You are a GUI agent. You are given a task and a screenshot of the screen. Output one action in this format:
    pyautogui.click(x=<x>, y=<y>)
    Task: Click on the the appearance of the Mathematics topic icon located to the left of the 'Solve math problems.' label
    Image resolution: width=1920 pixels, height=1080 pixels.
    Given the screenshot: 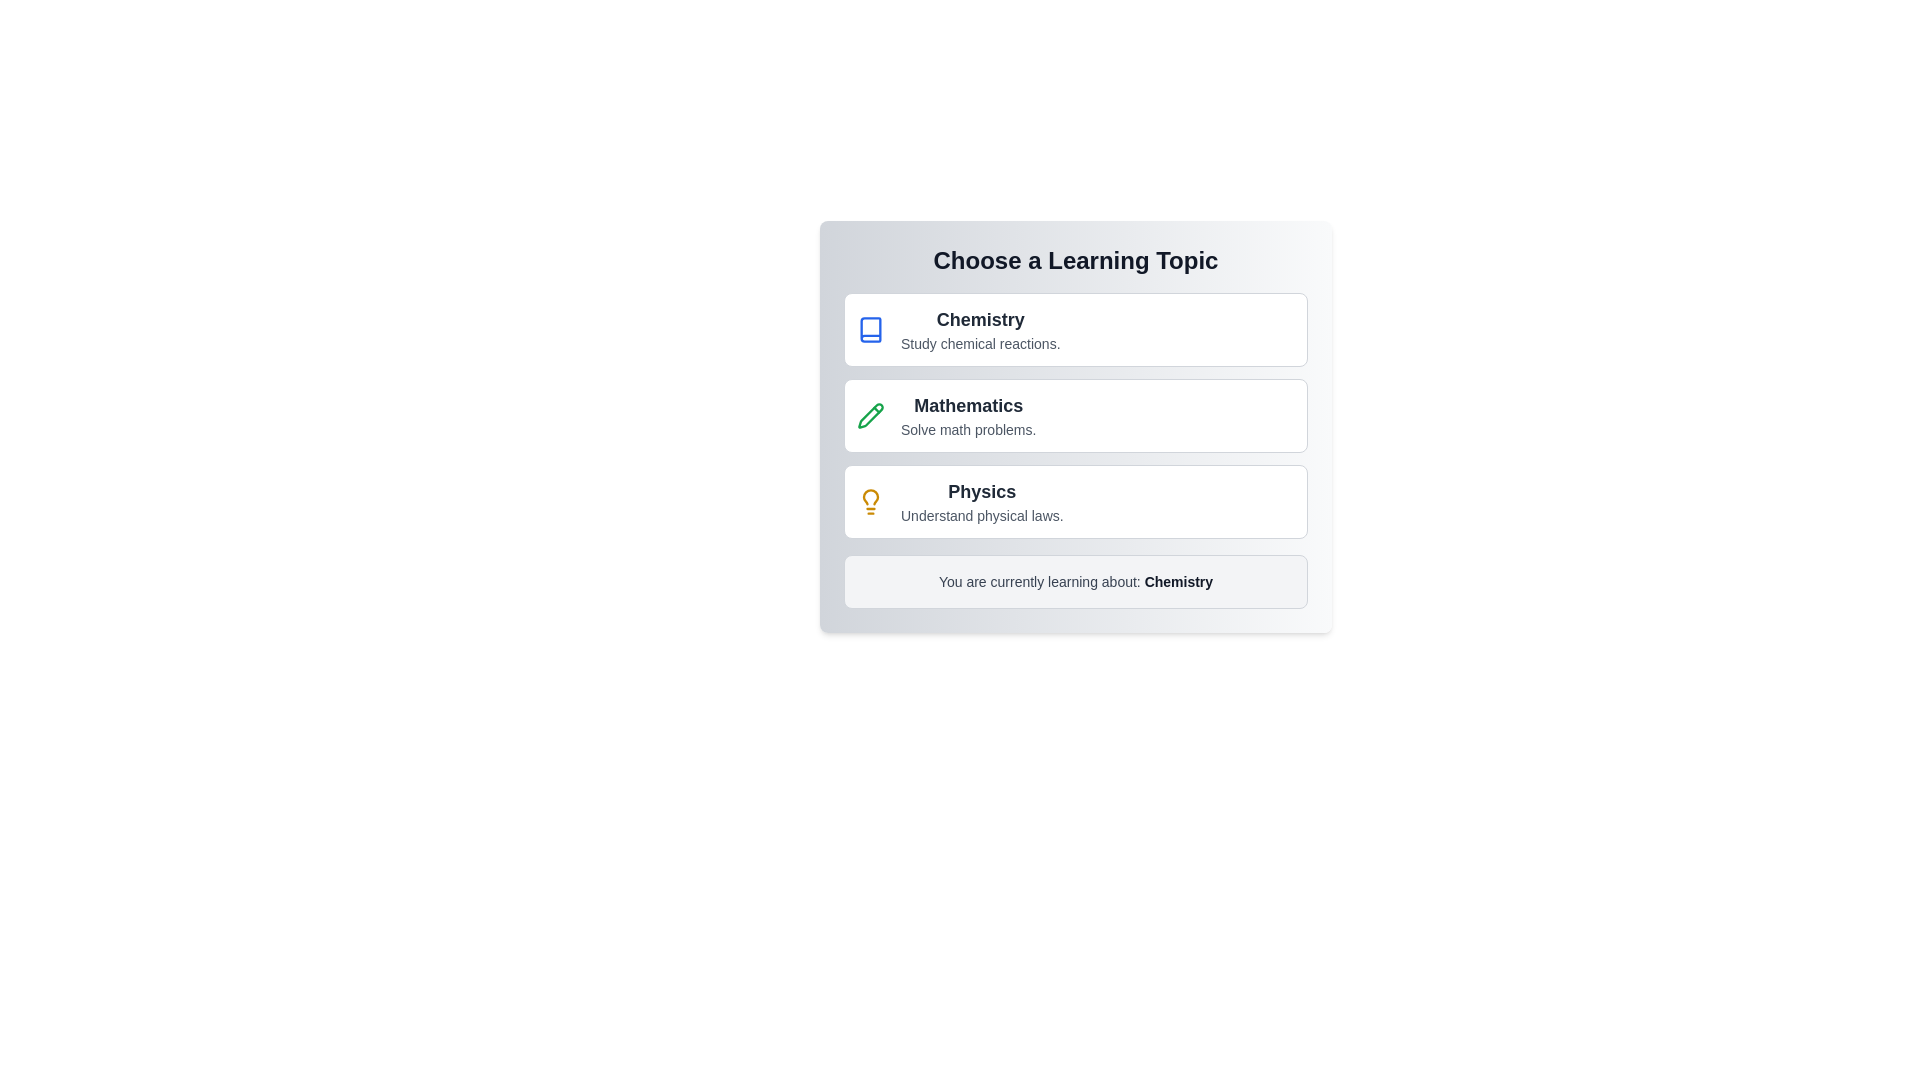 What is the action you would take?
    pyautogui.click(x=870, y=415)
    